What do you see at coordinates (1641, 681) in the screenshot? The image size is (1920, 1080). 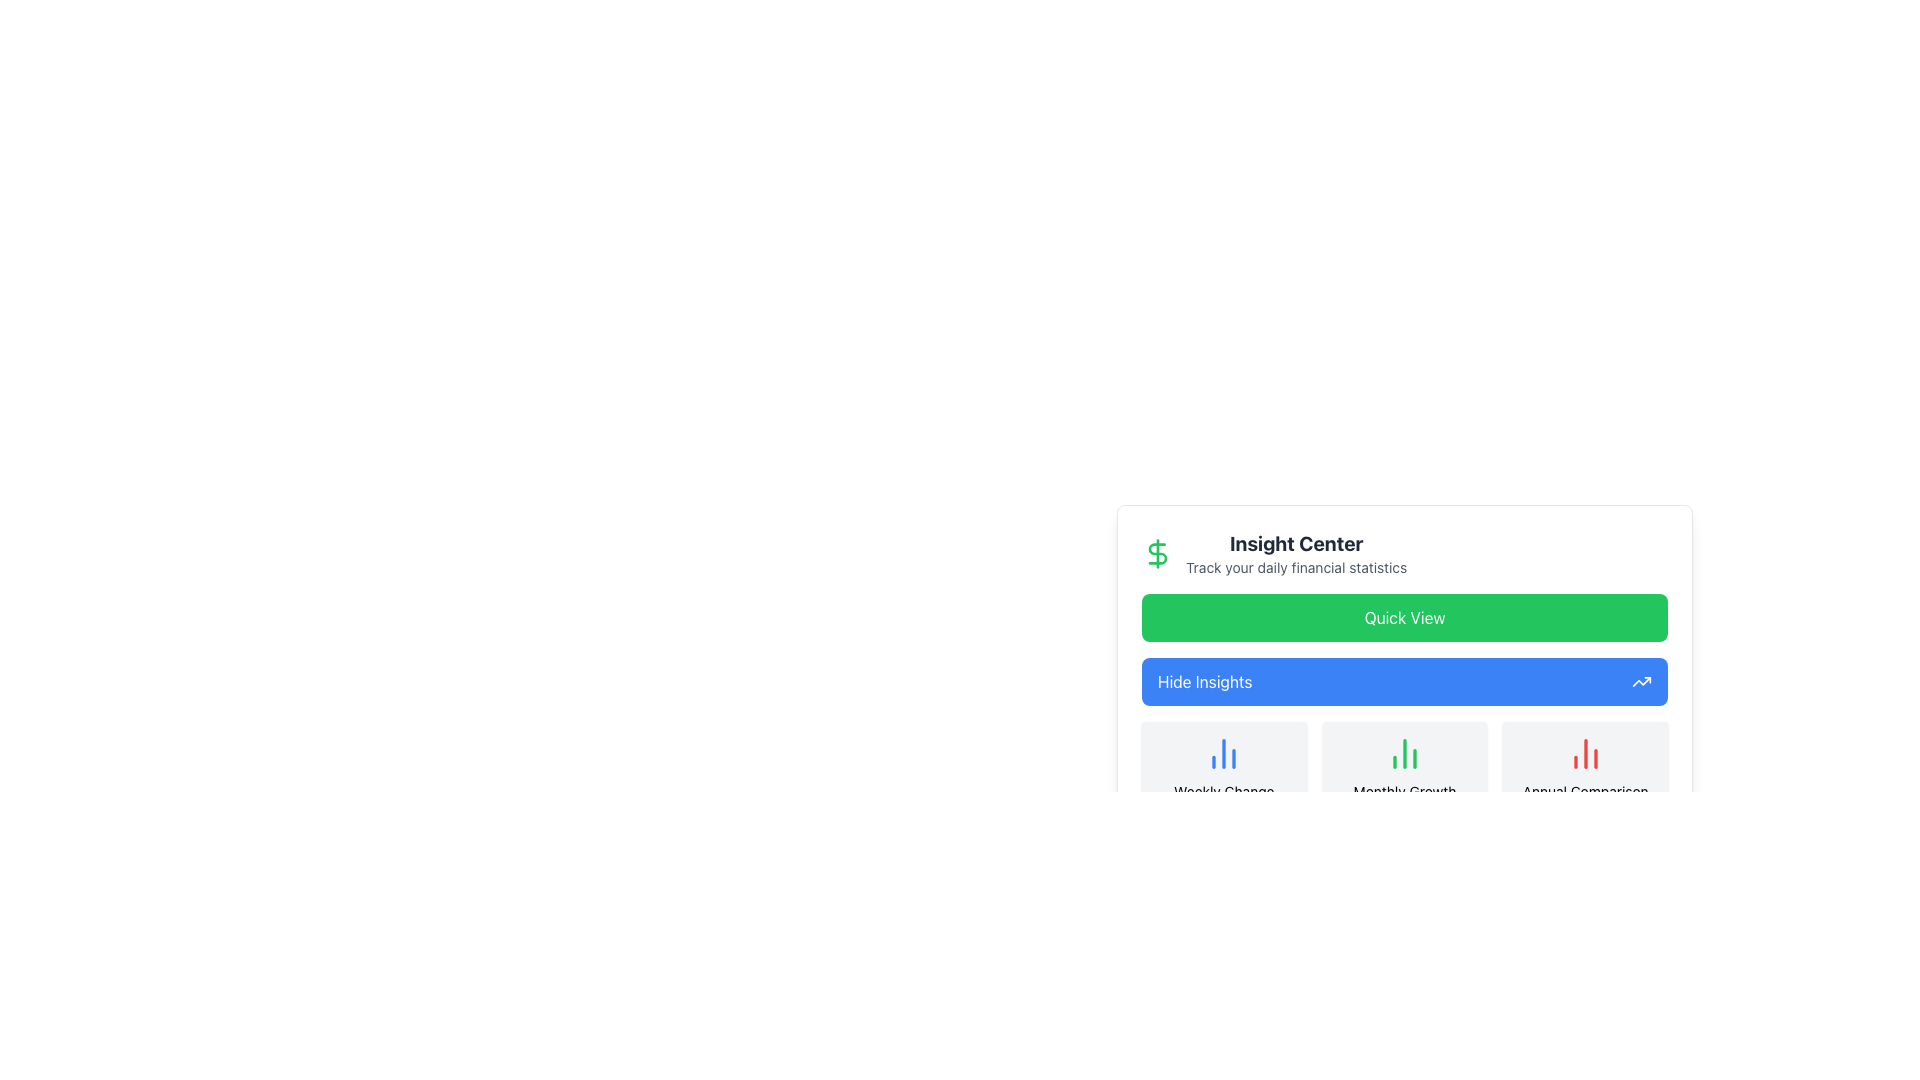 I see `the icon located on the far right side of the 'Hide Insights' button` at bounding box center [1641, 681].